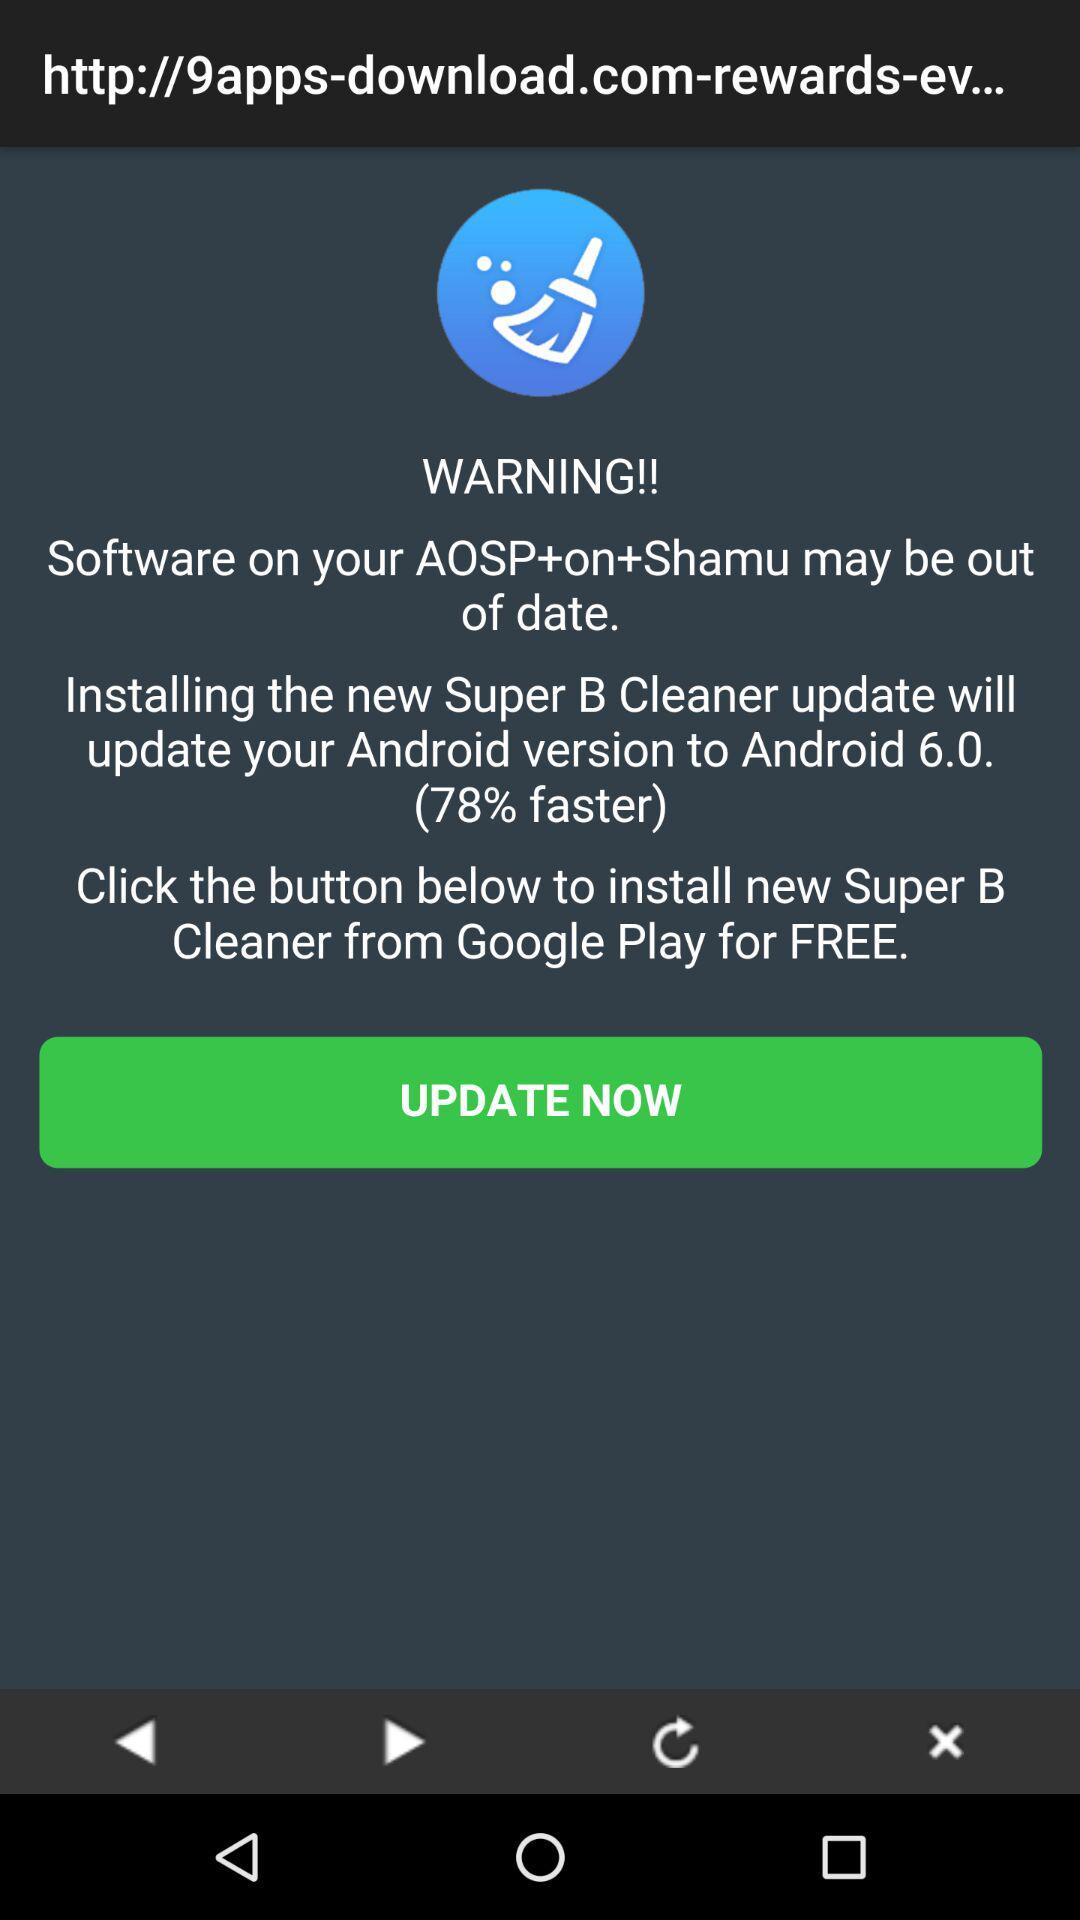 The height and width of the screenshot is (1920, 1080). Describe the element at coordinates (135, 1740) in the screenshot. I see `play` at that location.